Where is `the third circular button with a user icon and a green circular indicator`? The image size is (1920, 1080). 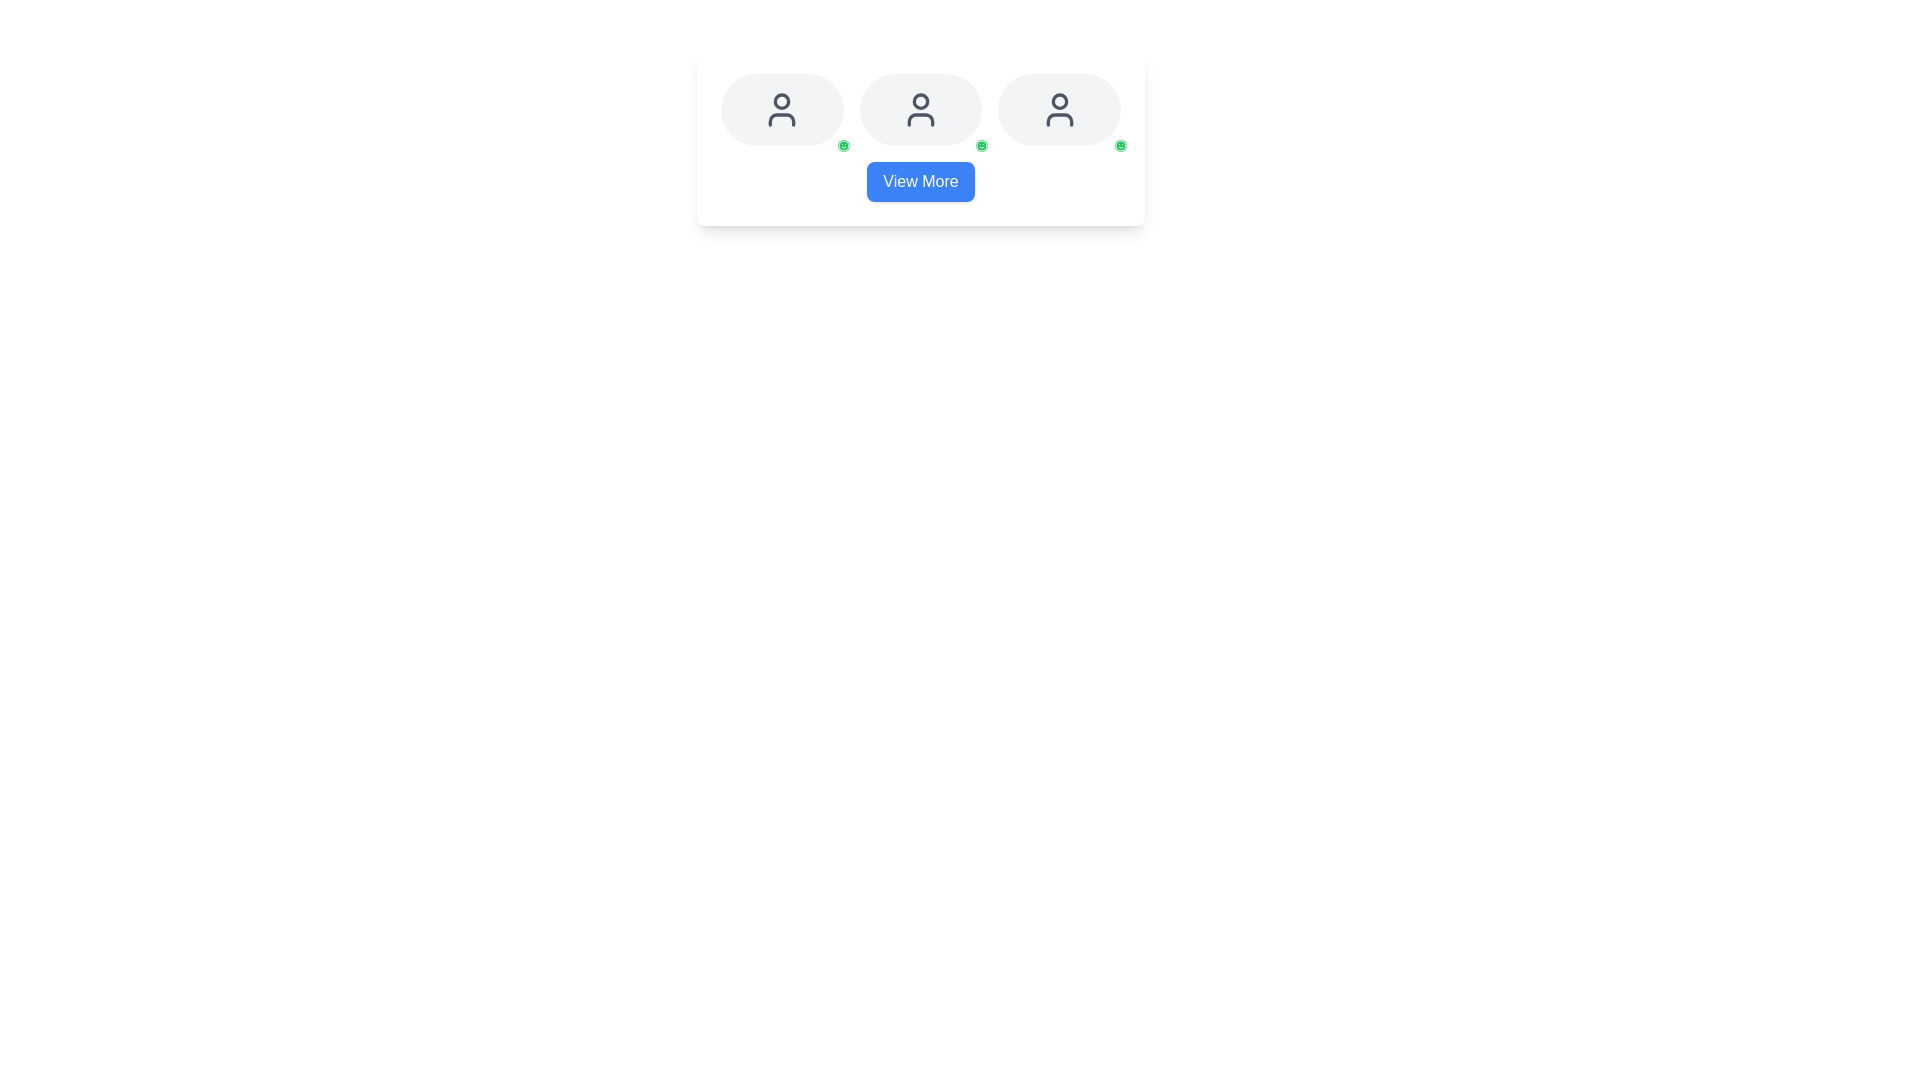
the third circular button with a user icon and a green circular indicator is located at coordinates (1058, 110).